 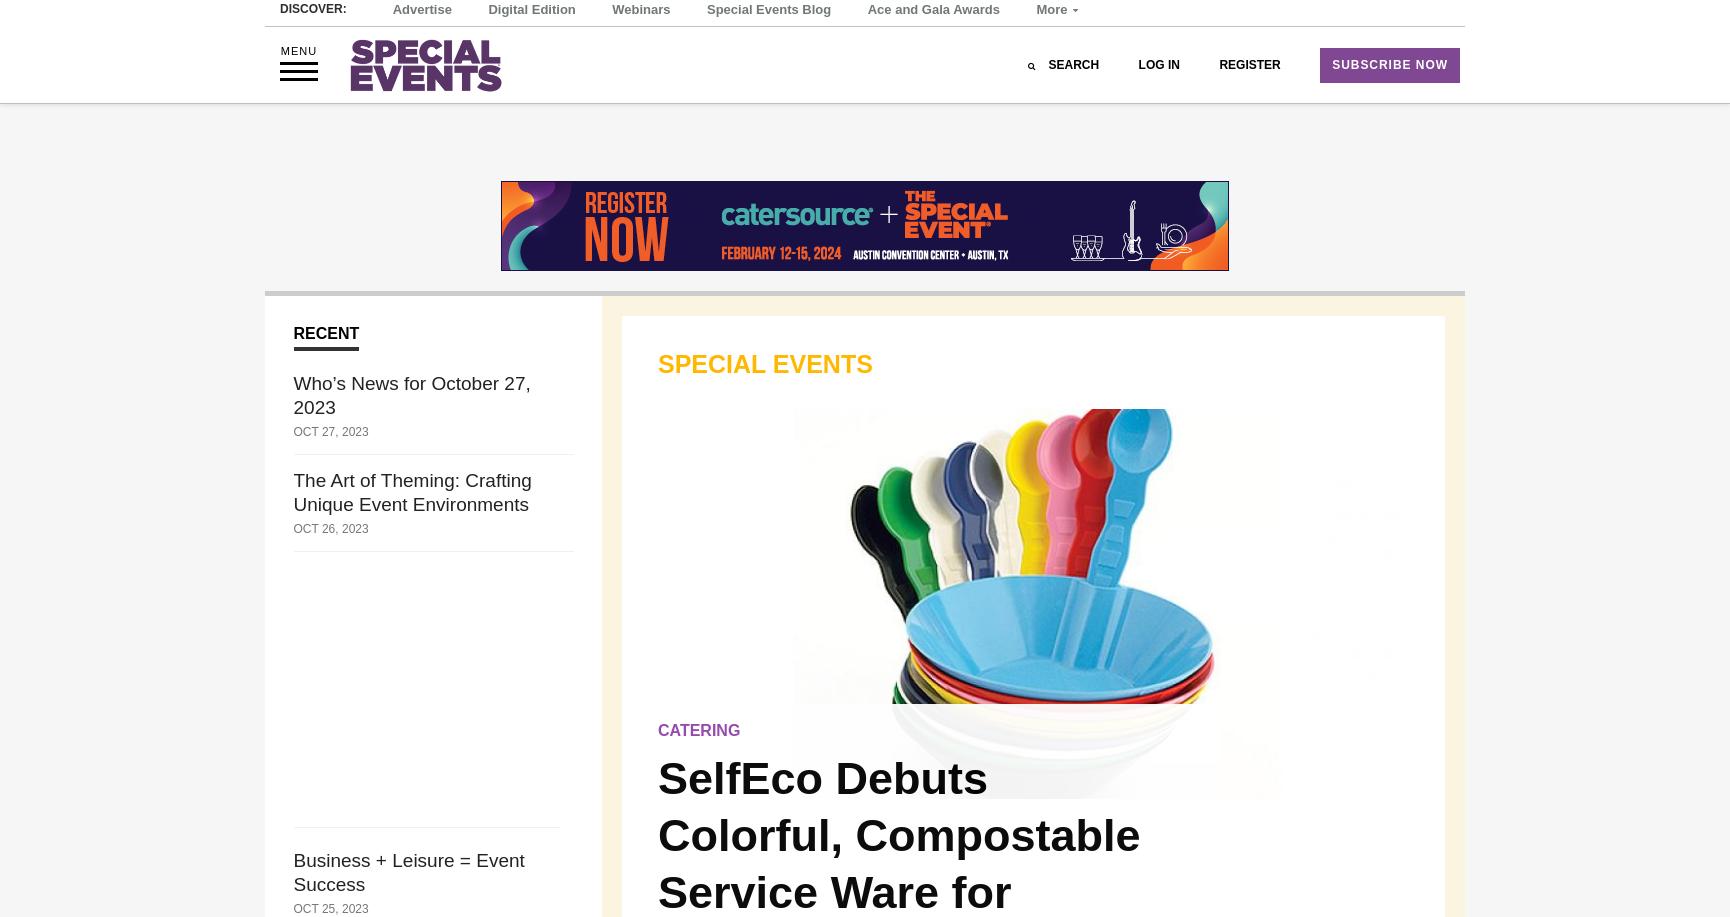 I want to click on 'Search', so click(x=1047, y=118).